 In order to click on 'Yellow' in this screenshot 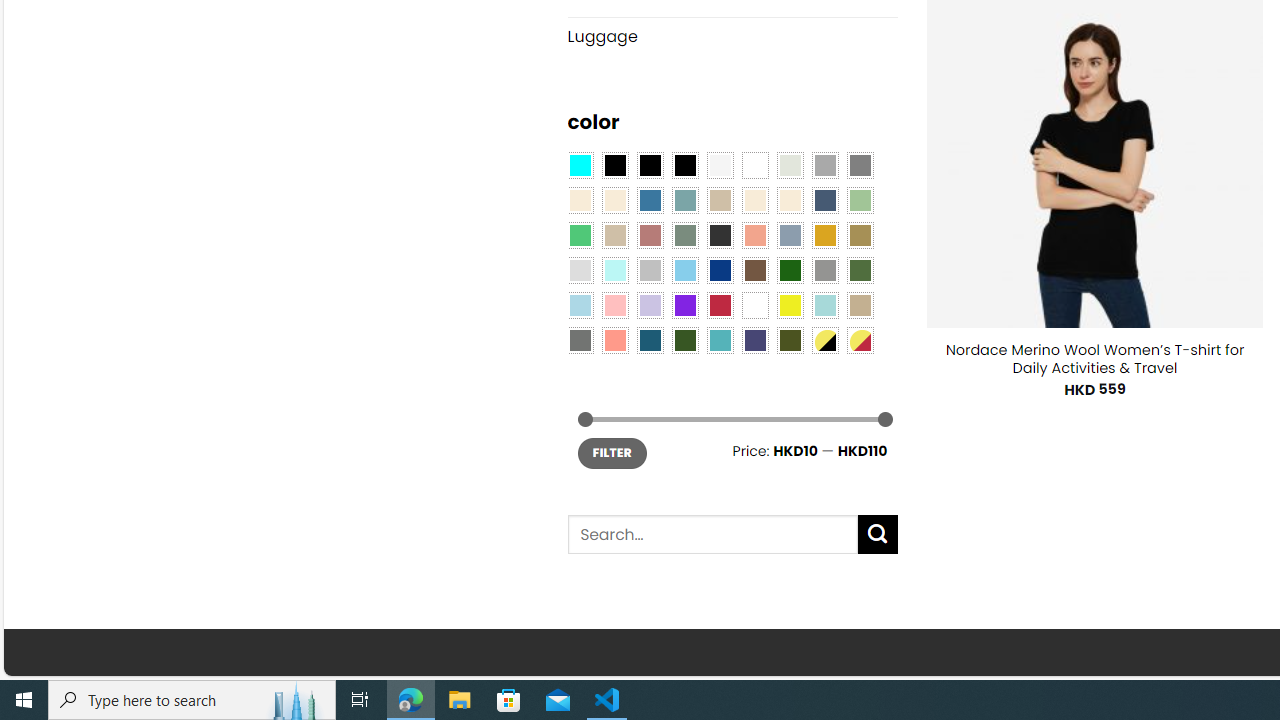, I will do `click(788, 305)`.